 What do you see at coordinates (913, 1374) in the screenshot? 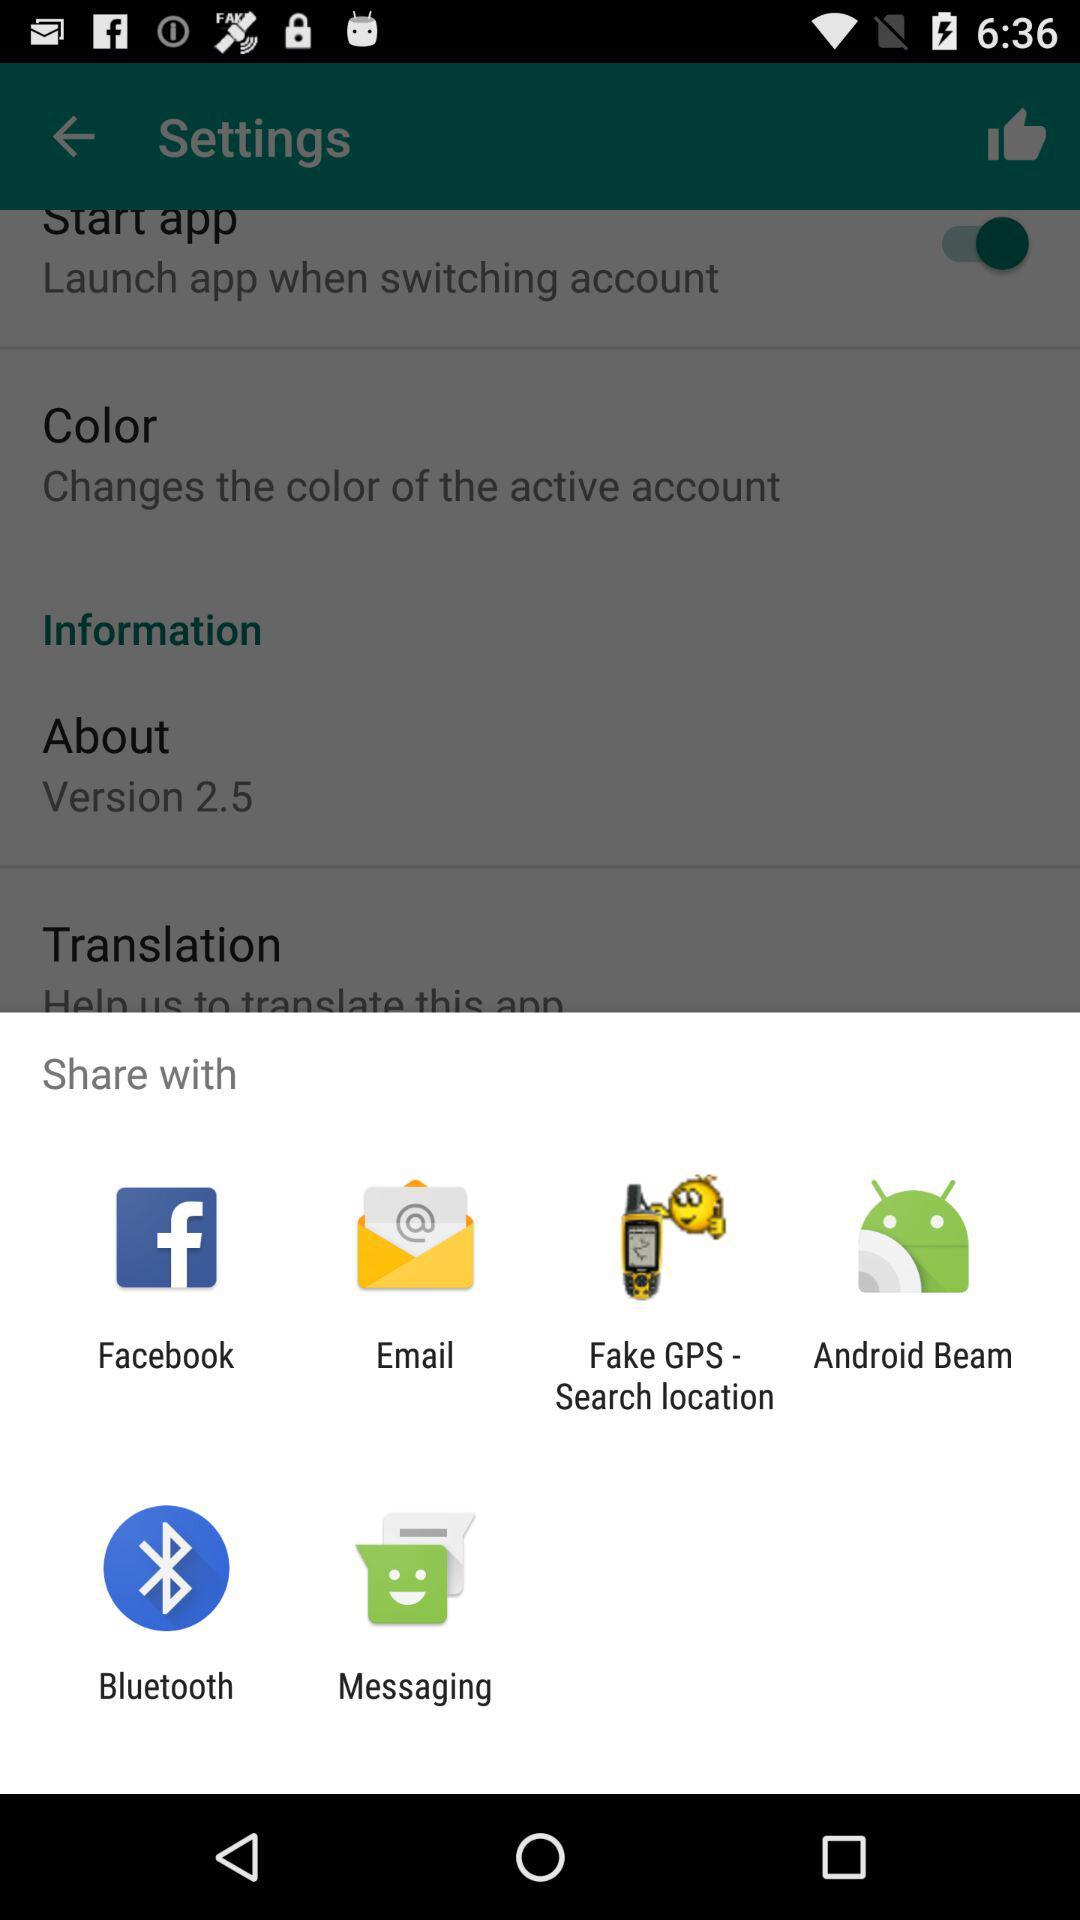
I see `the app at the bottom right corner` at bounding box center [913, 1374].